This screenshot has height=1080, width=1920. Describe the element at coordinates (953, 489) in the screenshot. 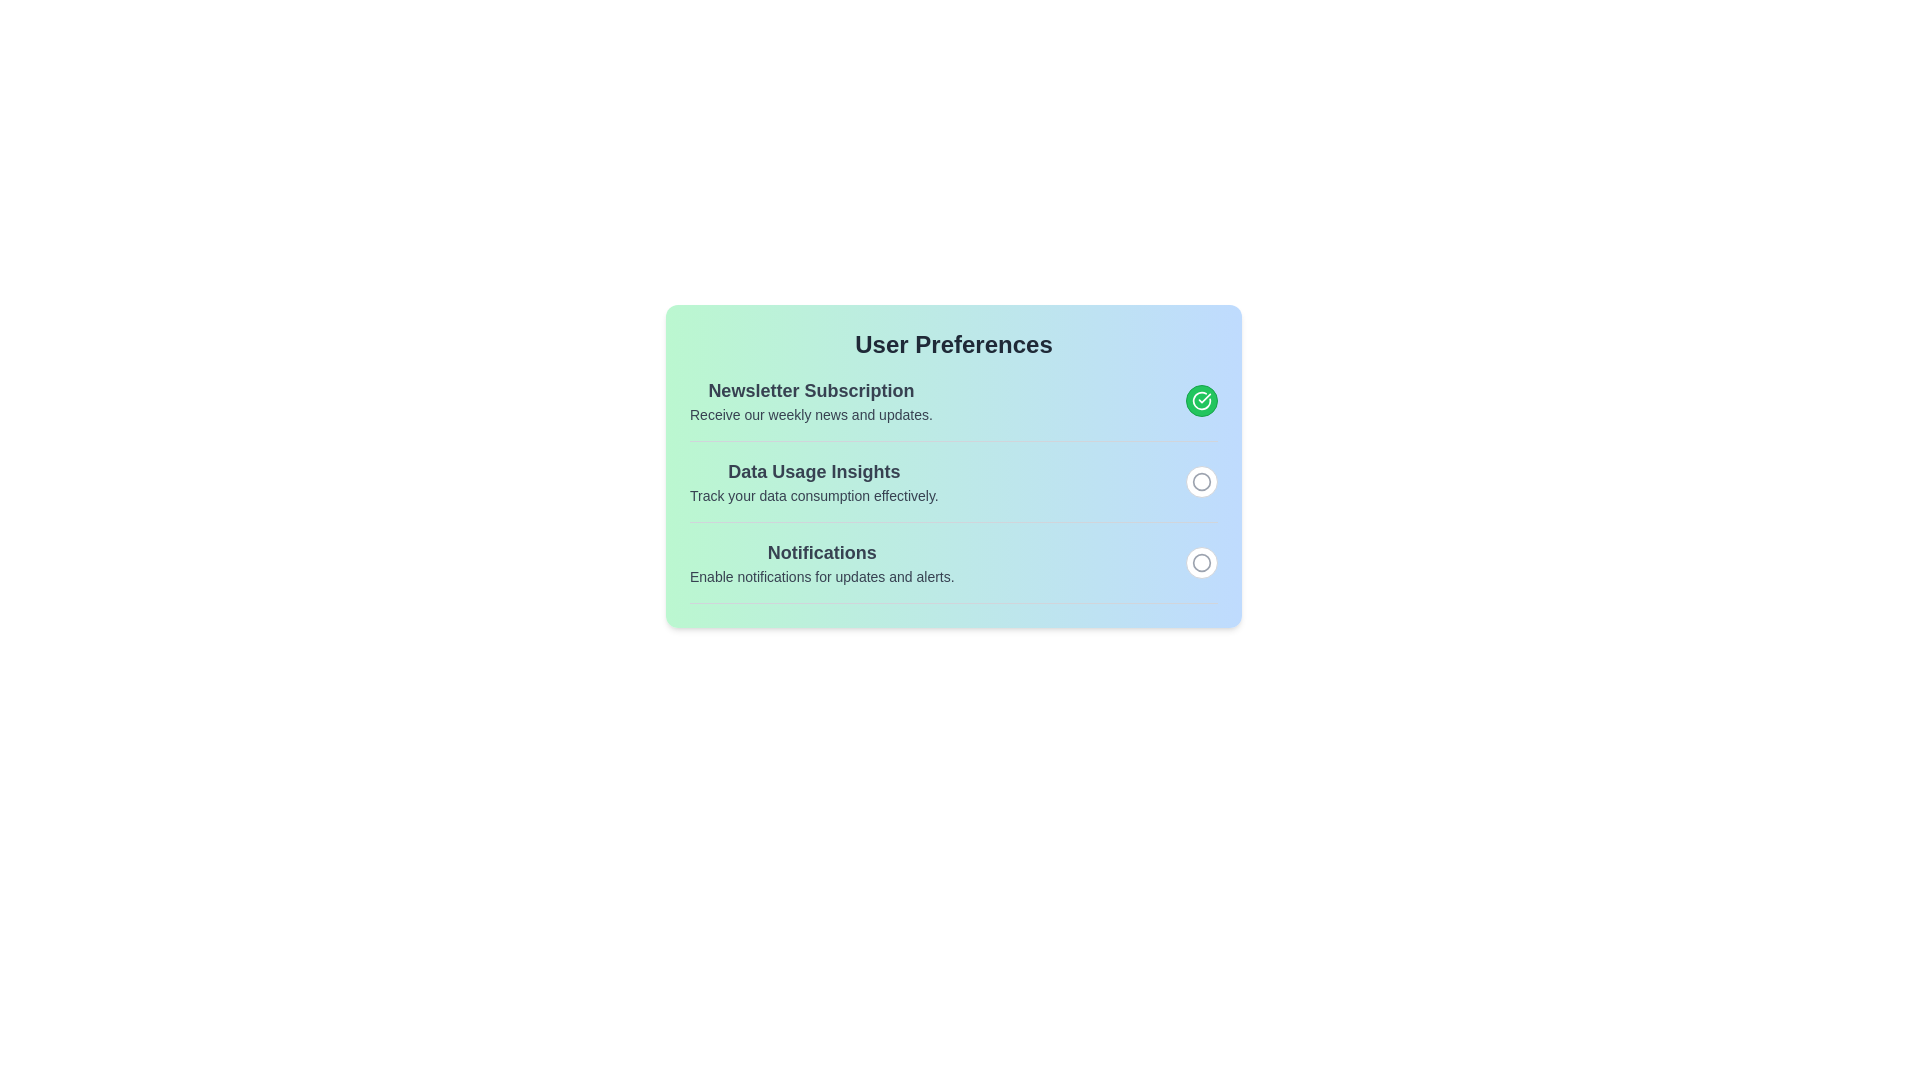

I see `the second section of the Interactive List within the 'User Preferences' card` at that location.